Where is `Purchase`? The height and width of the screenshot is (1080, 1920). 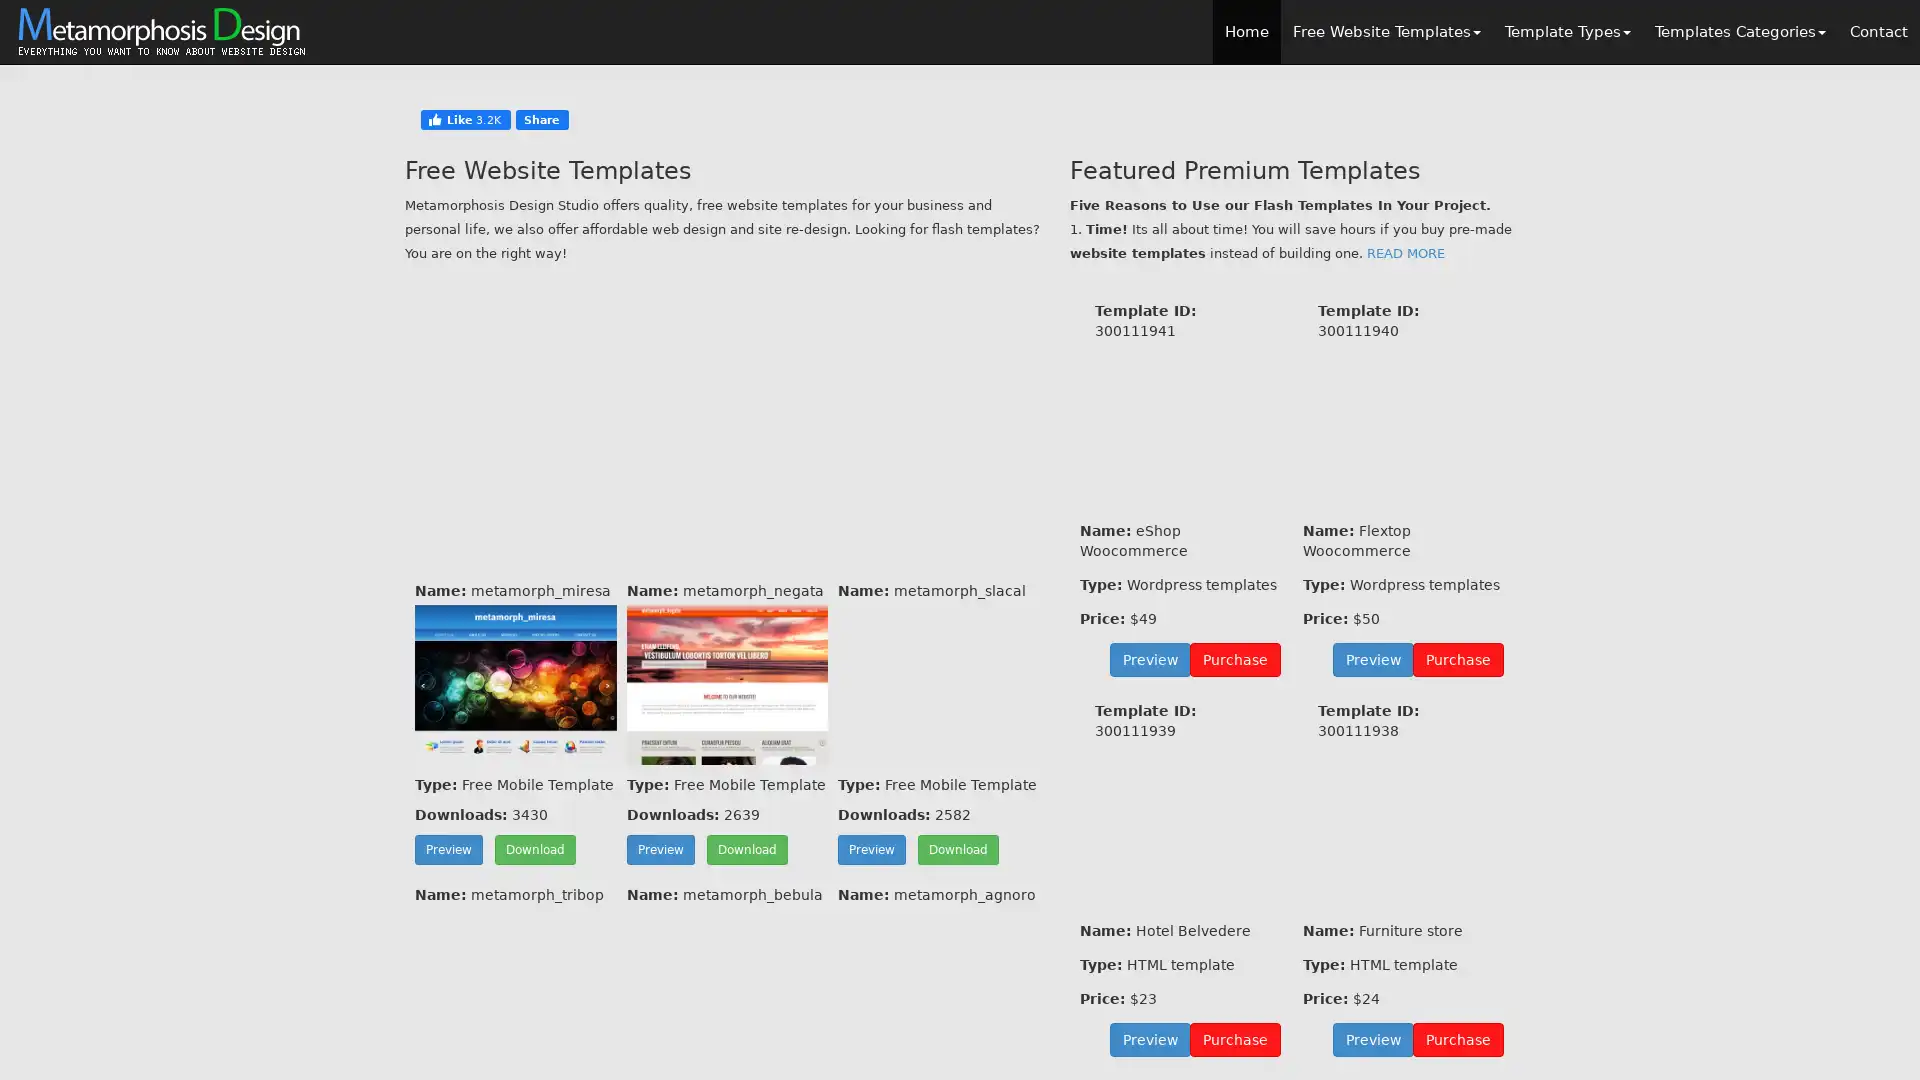 Purchase is located at coordinates (1457, 659).